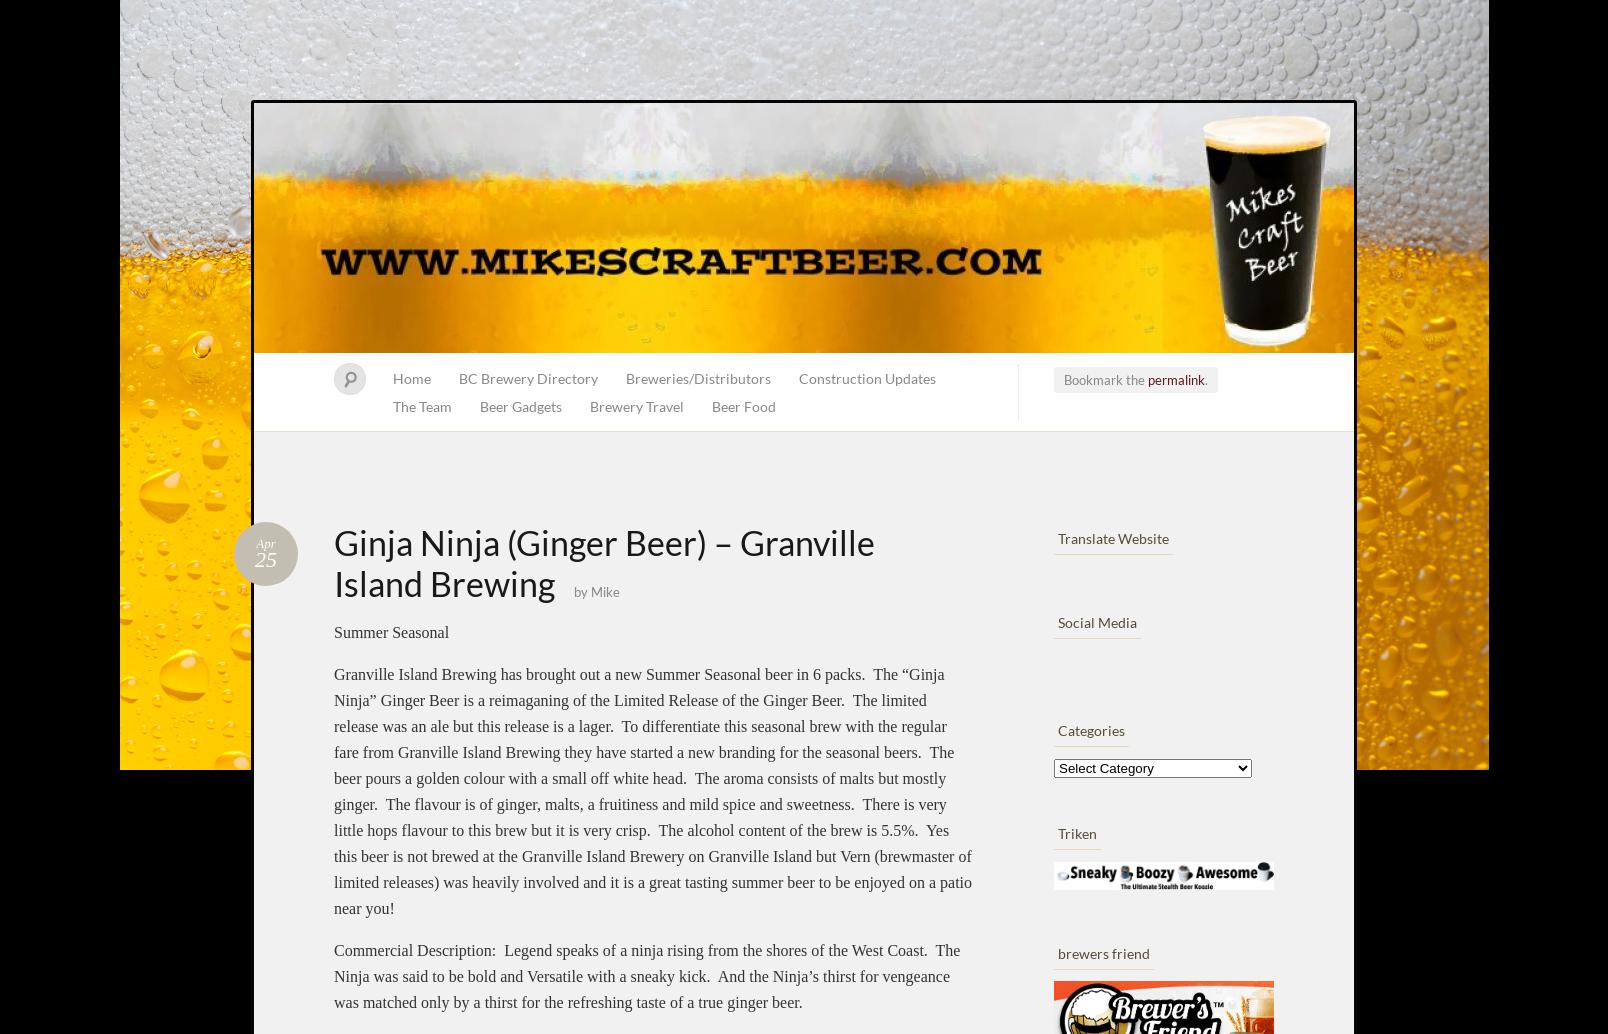 The width and height of the screenshot is (1608, 1034). Describe the element at coordinates (421, 405) in the screenshot. I see `'The Team'` at that location.